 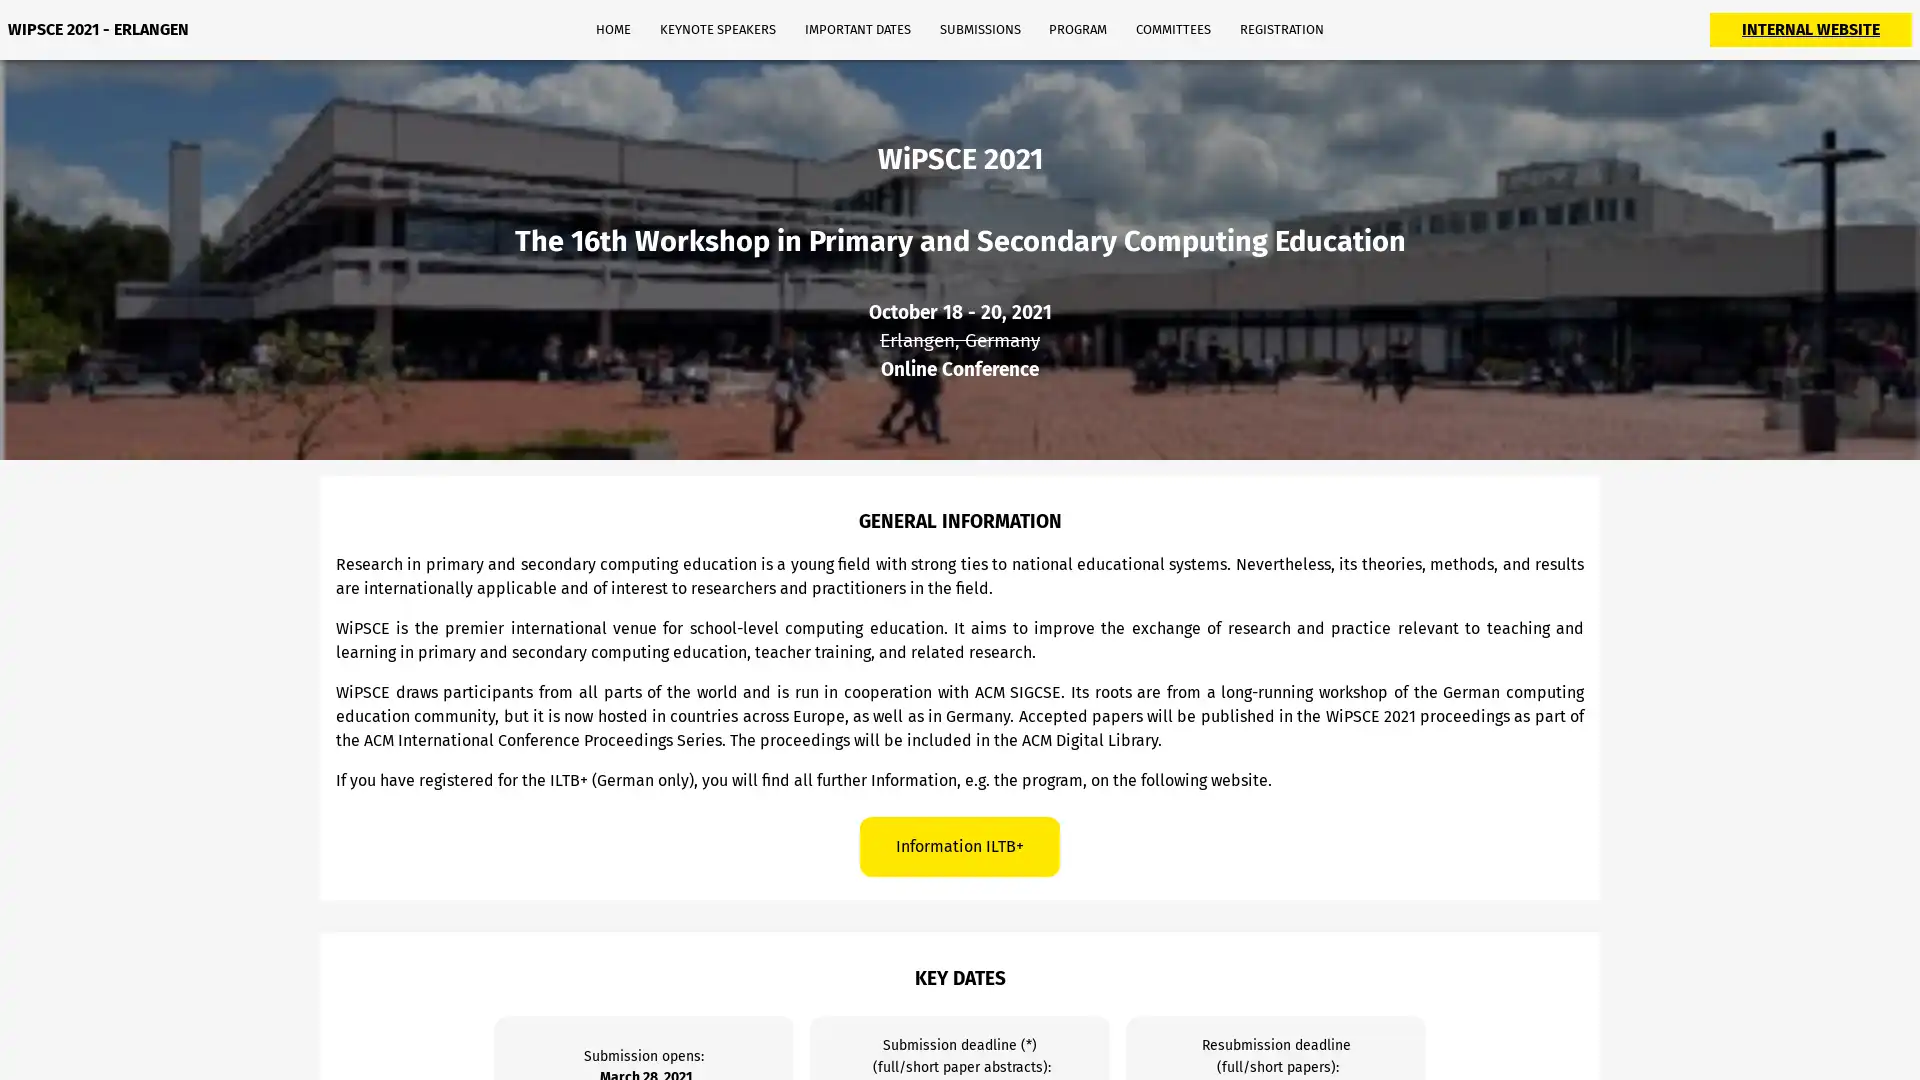 I want to click on INTERNAL WEBSITE, so click(x=1810, y=29).